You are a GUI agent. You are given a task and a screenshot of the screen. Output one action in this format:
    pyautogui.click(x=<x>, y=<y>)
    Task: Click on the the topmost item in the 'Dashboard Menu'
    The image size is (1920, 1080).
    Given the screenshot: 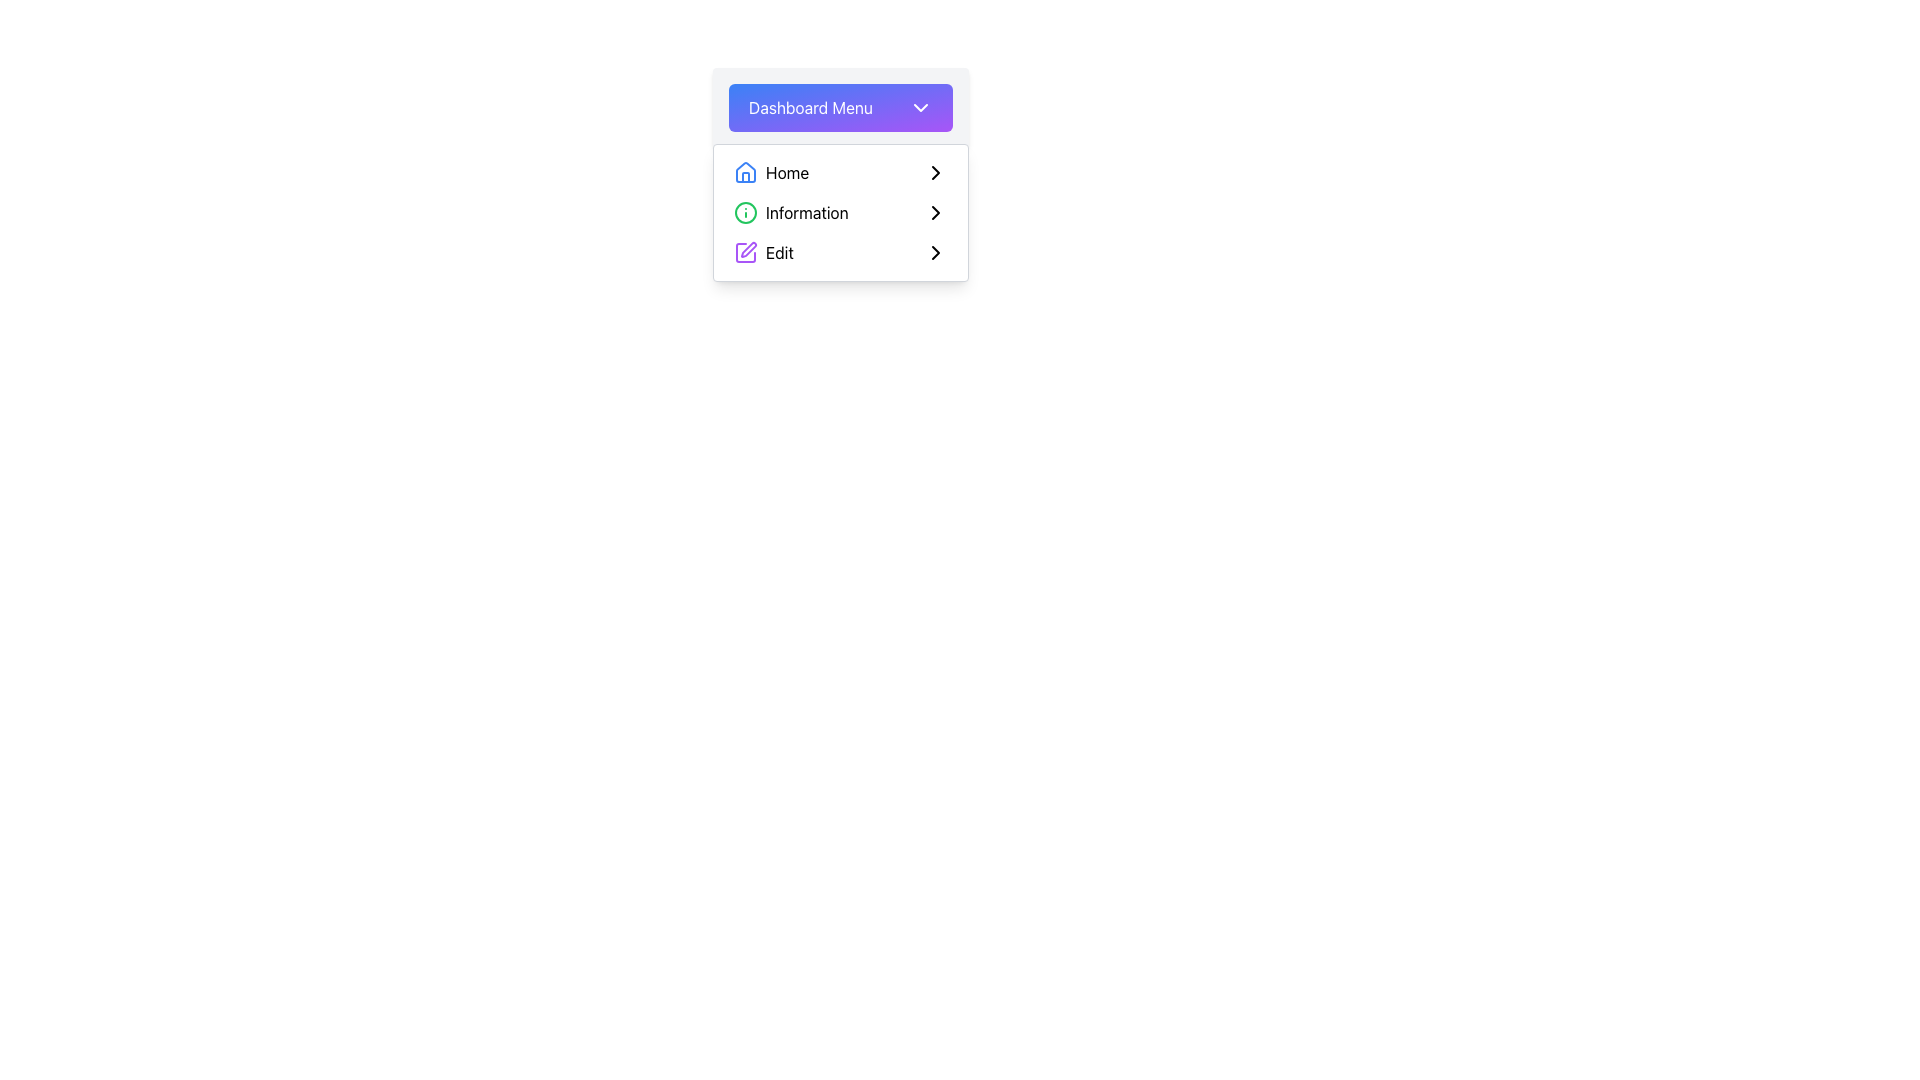 What is the action you would take?
    pyautogui.click(x=770, y=172)
    